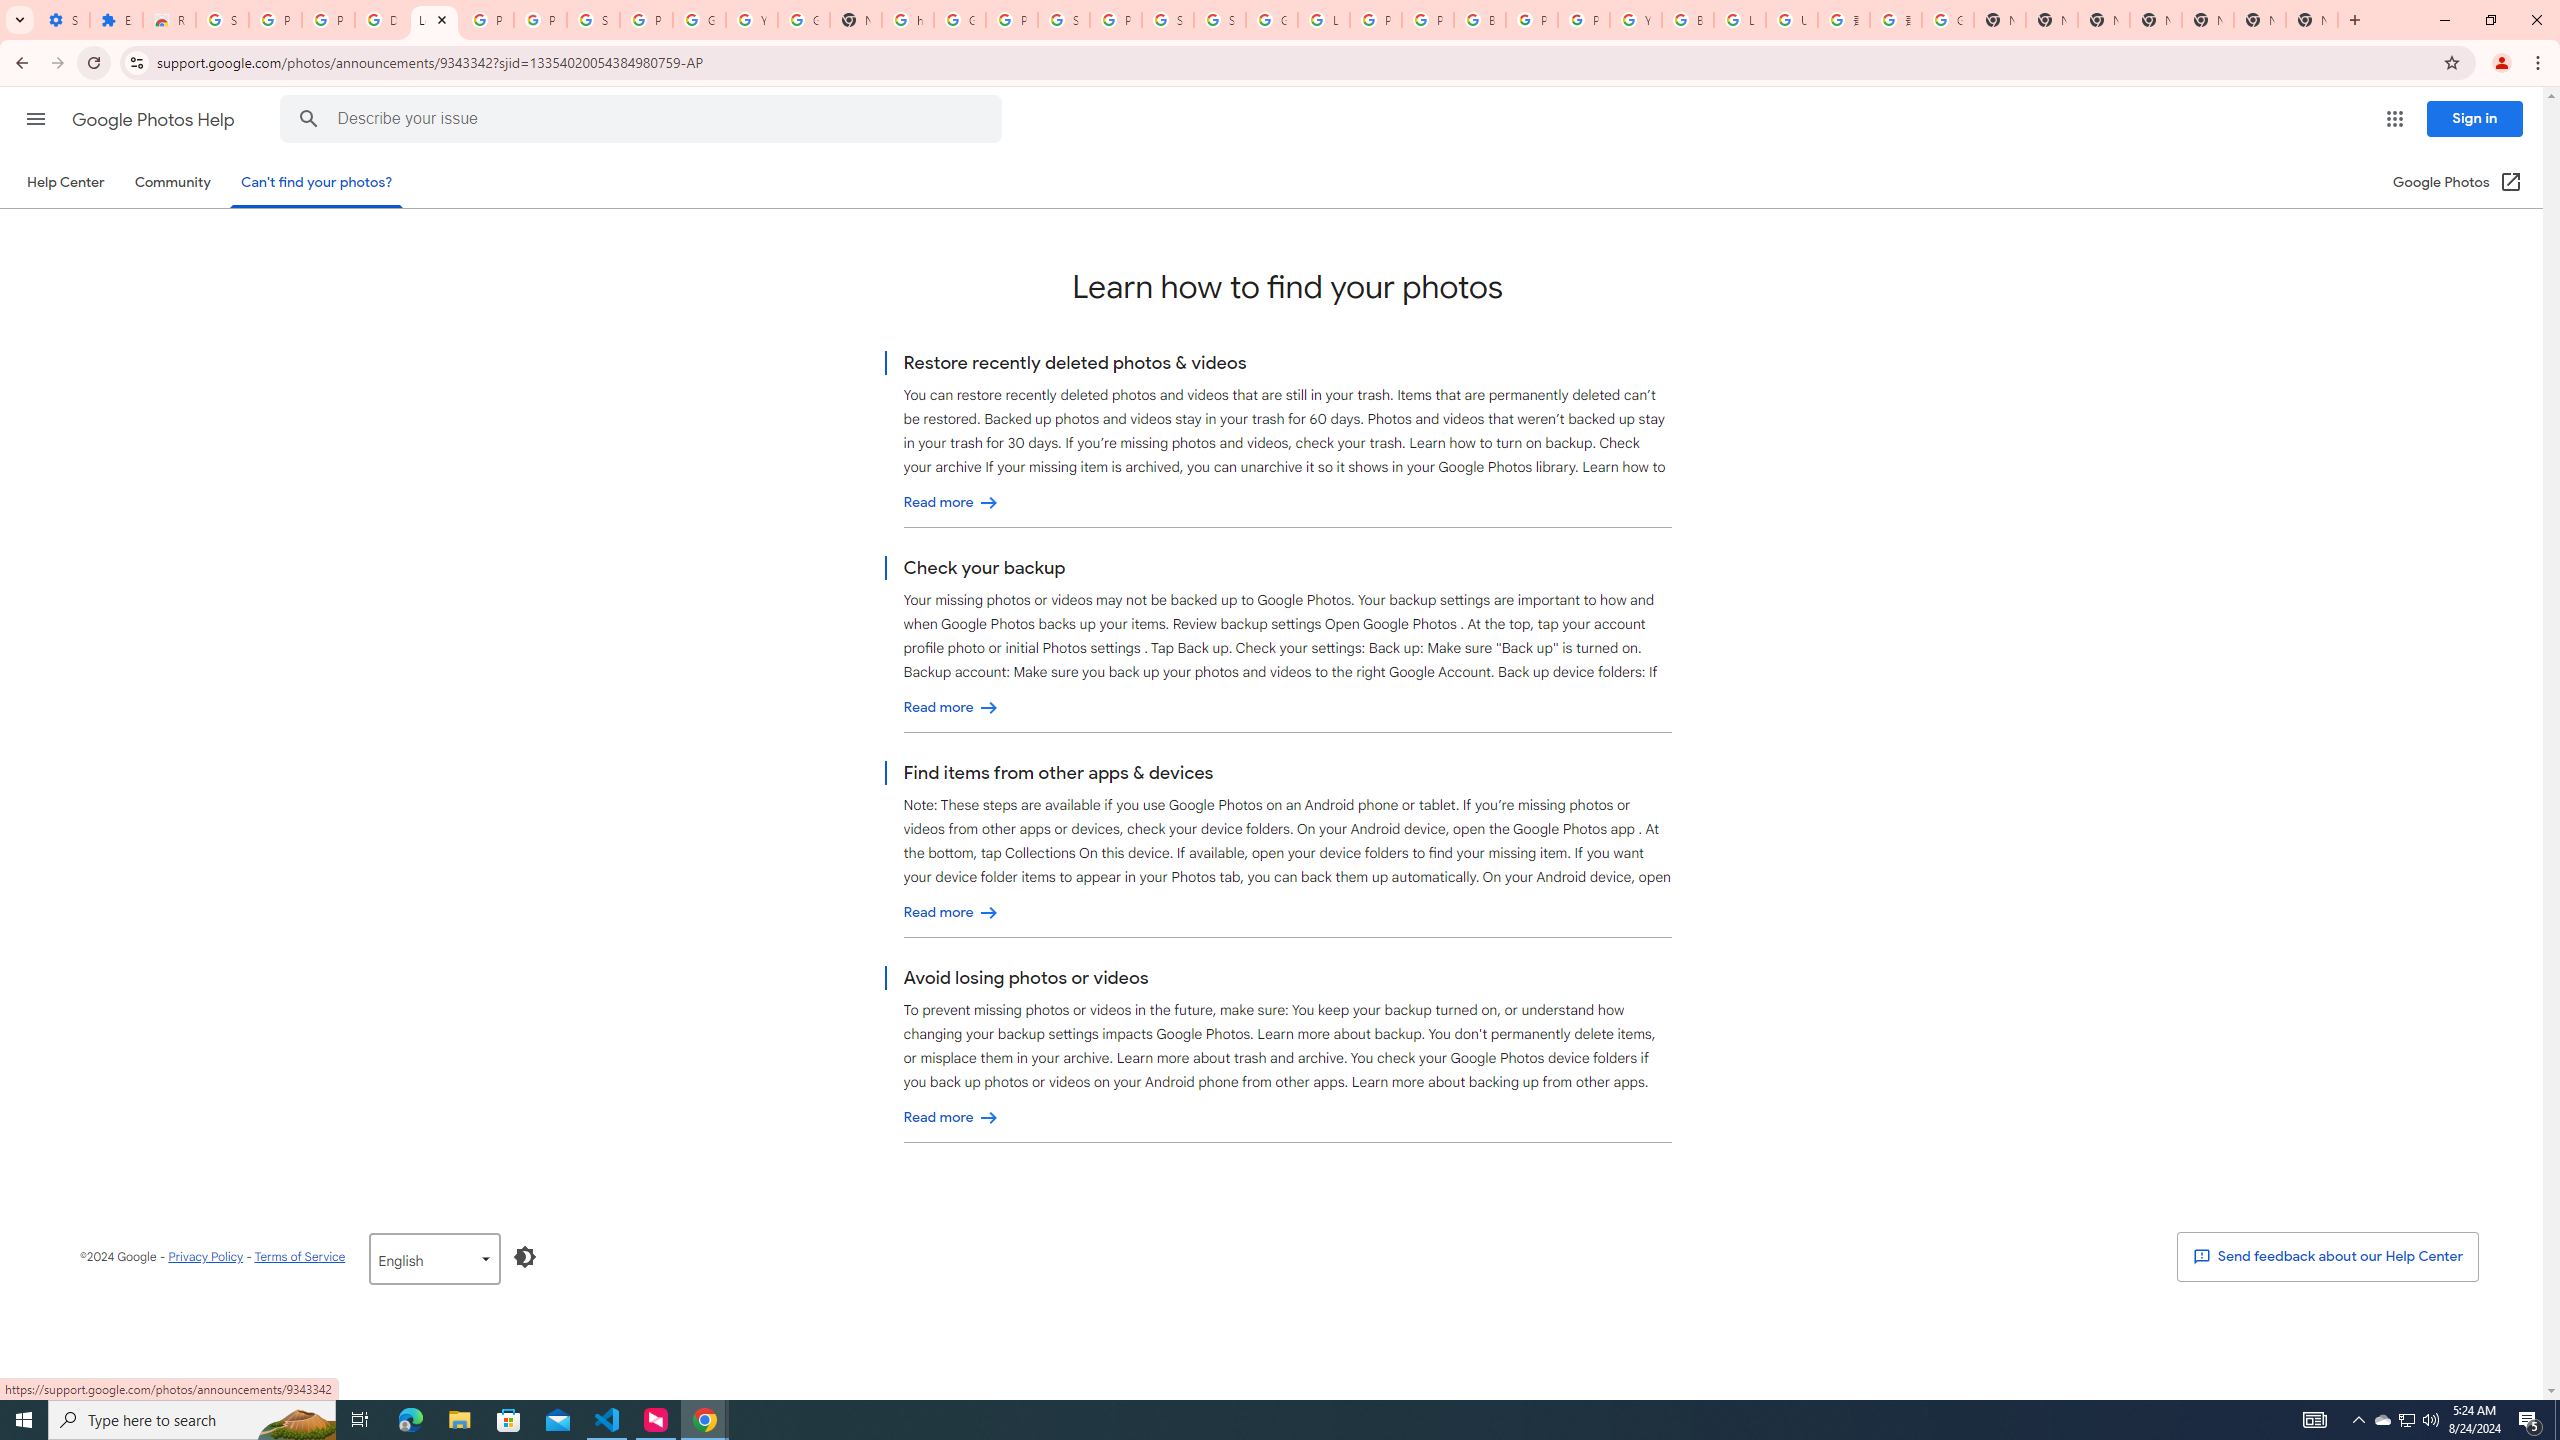 The height and width of the screenshot is (1440, 2560). What do you see at coordinates (951, 706) in the screenshot?
I see `'Check your backup'` at bounding box center [951, 706].